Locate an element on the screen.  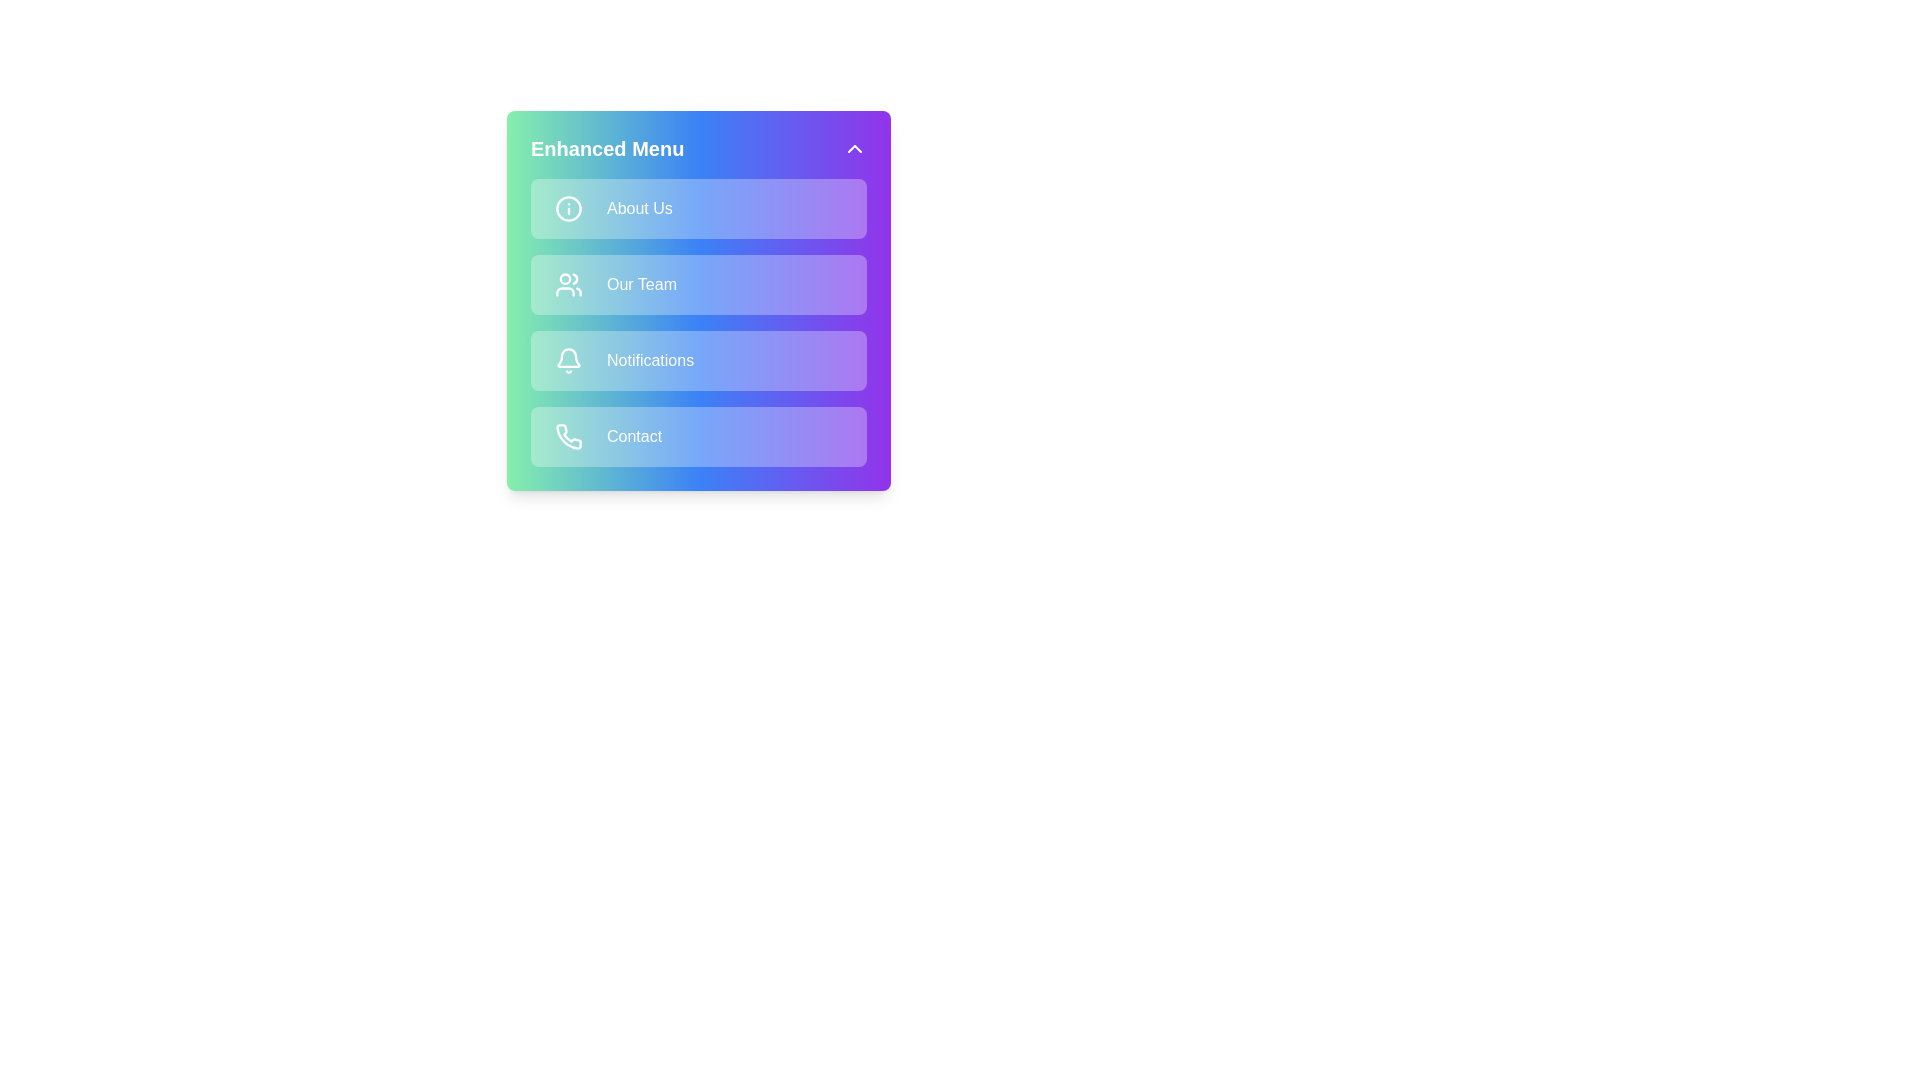
the menu item Notifications from the options available is located at coordinates (699, 361).